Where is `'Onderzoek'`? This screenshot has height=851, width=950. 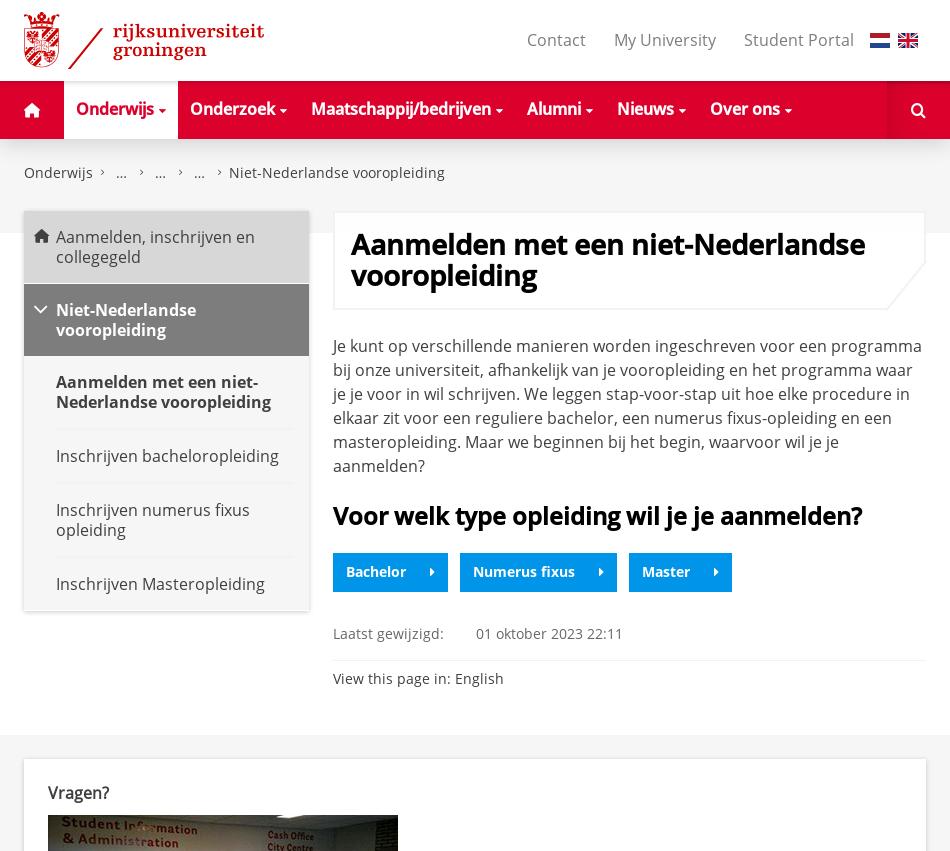
'Onderzoek' is located at coordinates (232, 106).